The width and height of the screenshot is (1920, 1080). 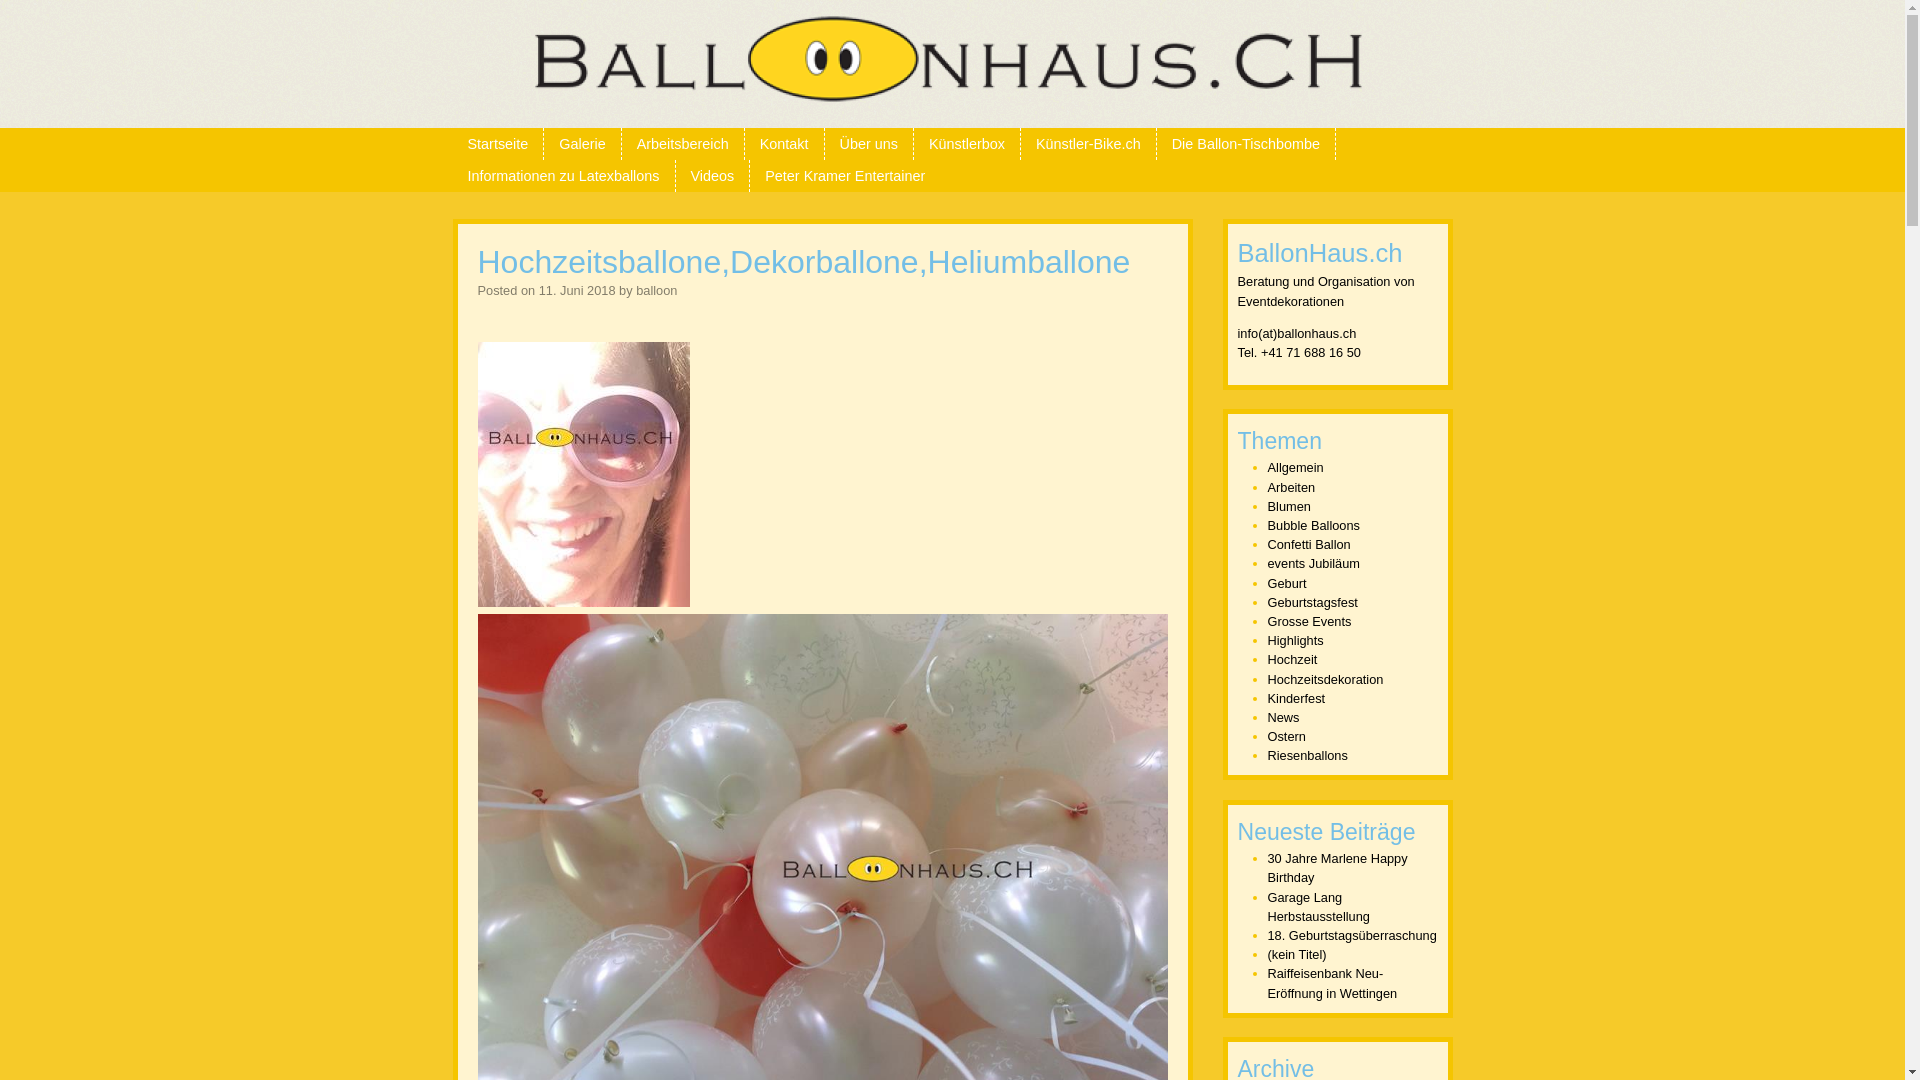 What do you see at coordinates (1289, 505) in the screenshot?
I see `'Blumen'` at bounding box center [1289, 505].